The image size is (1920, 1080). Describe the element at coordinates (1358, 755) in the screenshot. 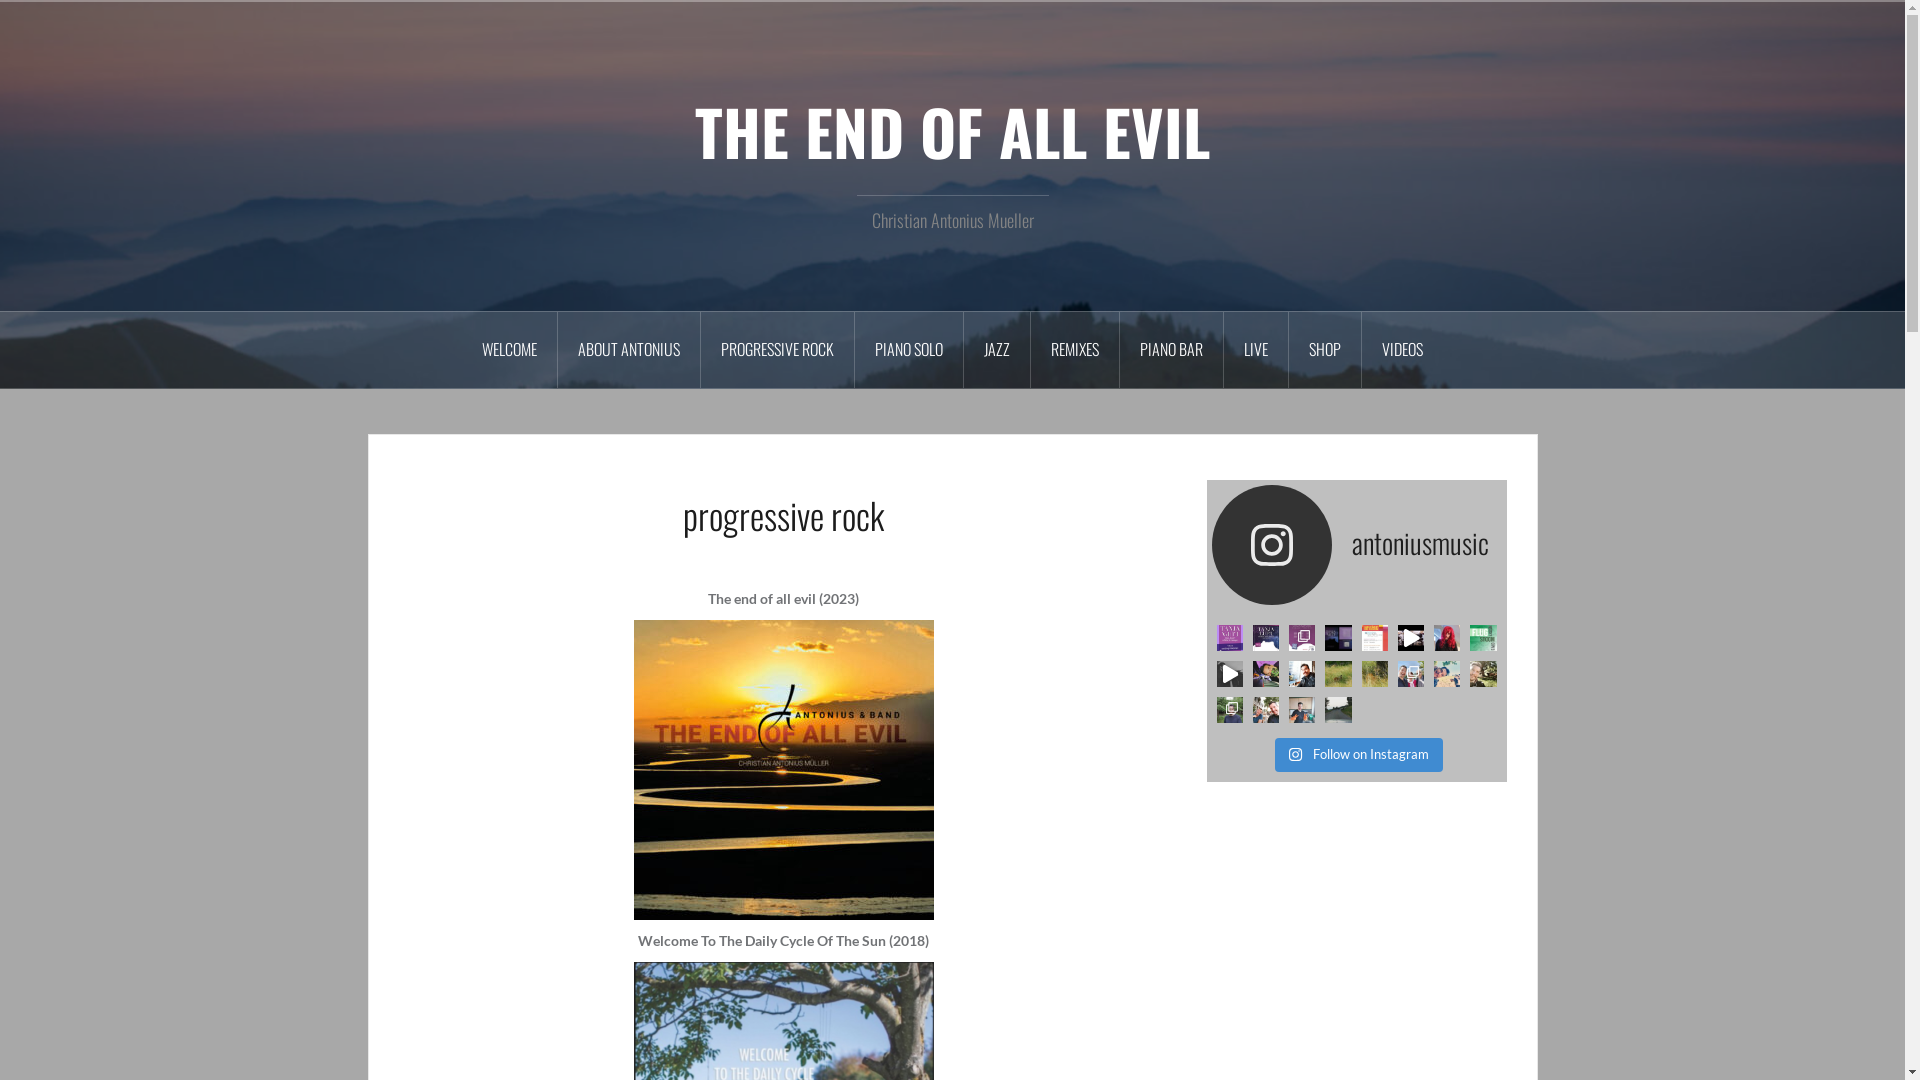

I see `'Follow on Instagram'` at that location.